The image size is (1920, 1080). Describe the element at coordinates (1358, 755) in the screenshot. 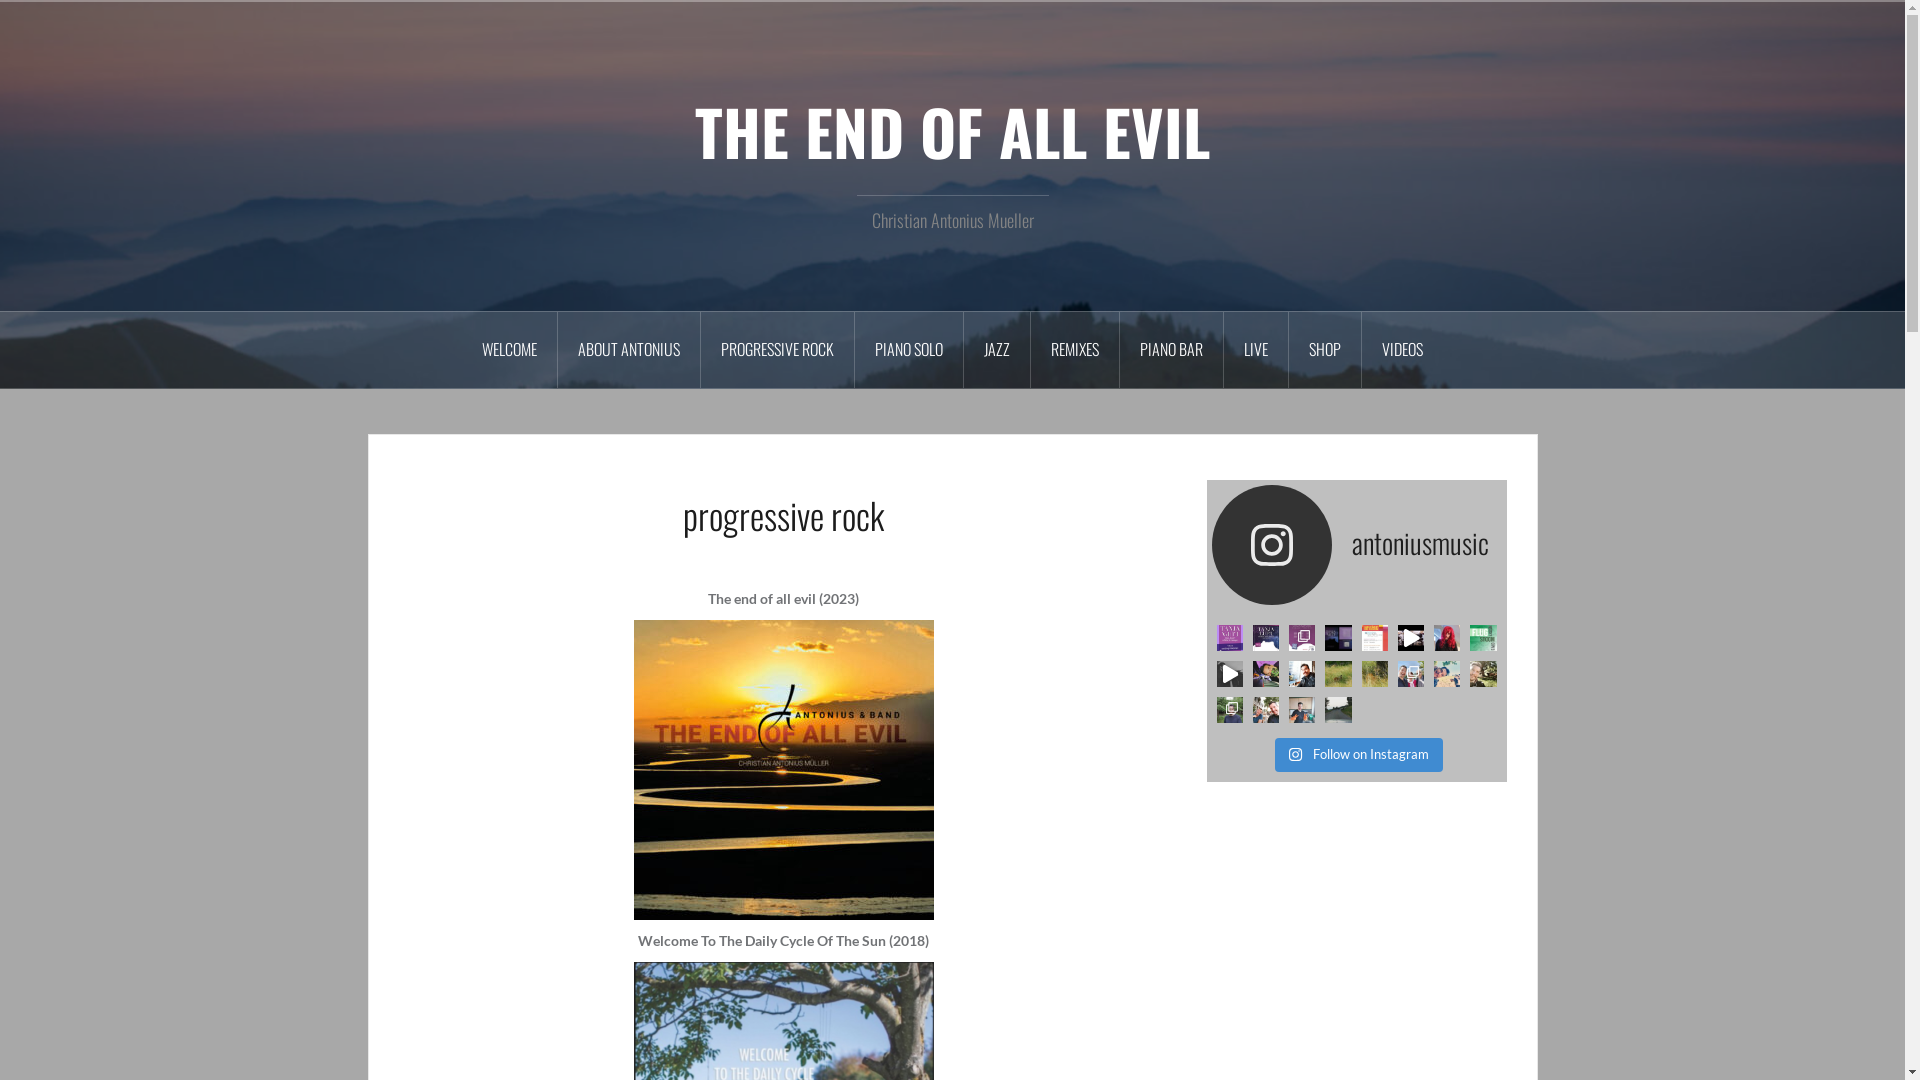

I see `'Follow on Instagram'` at that location.